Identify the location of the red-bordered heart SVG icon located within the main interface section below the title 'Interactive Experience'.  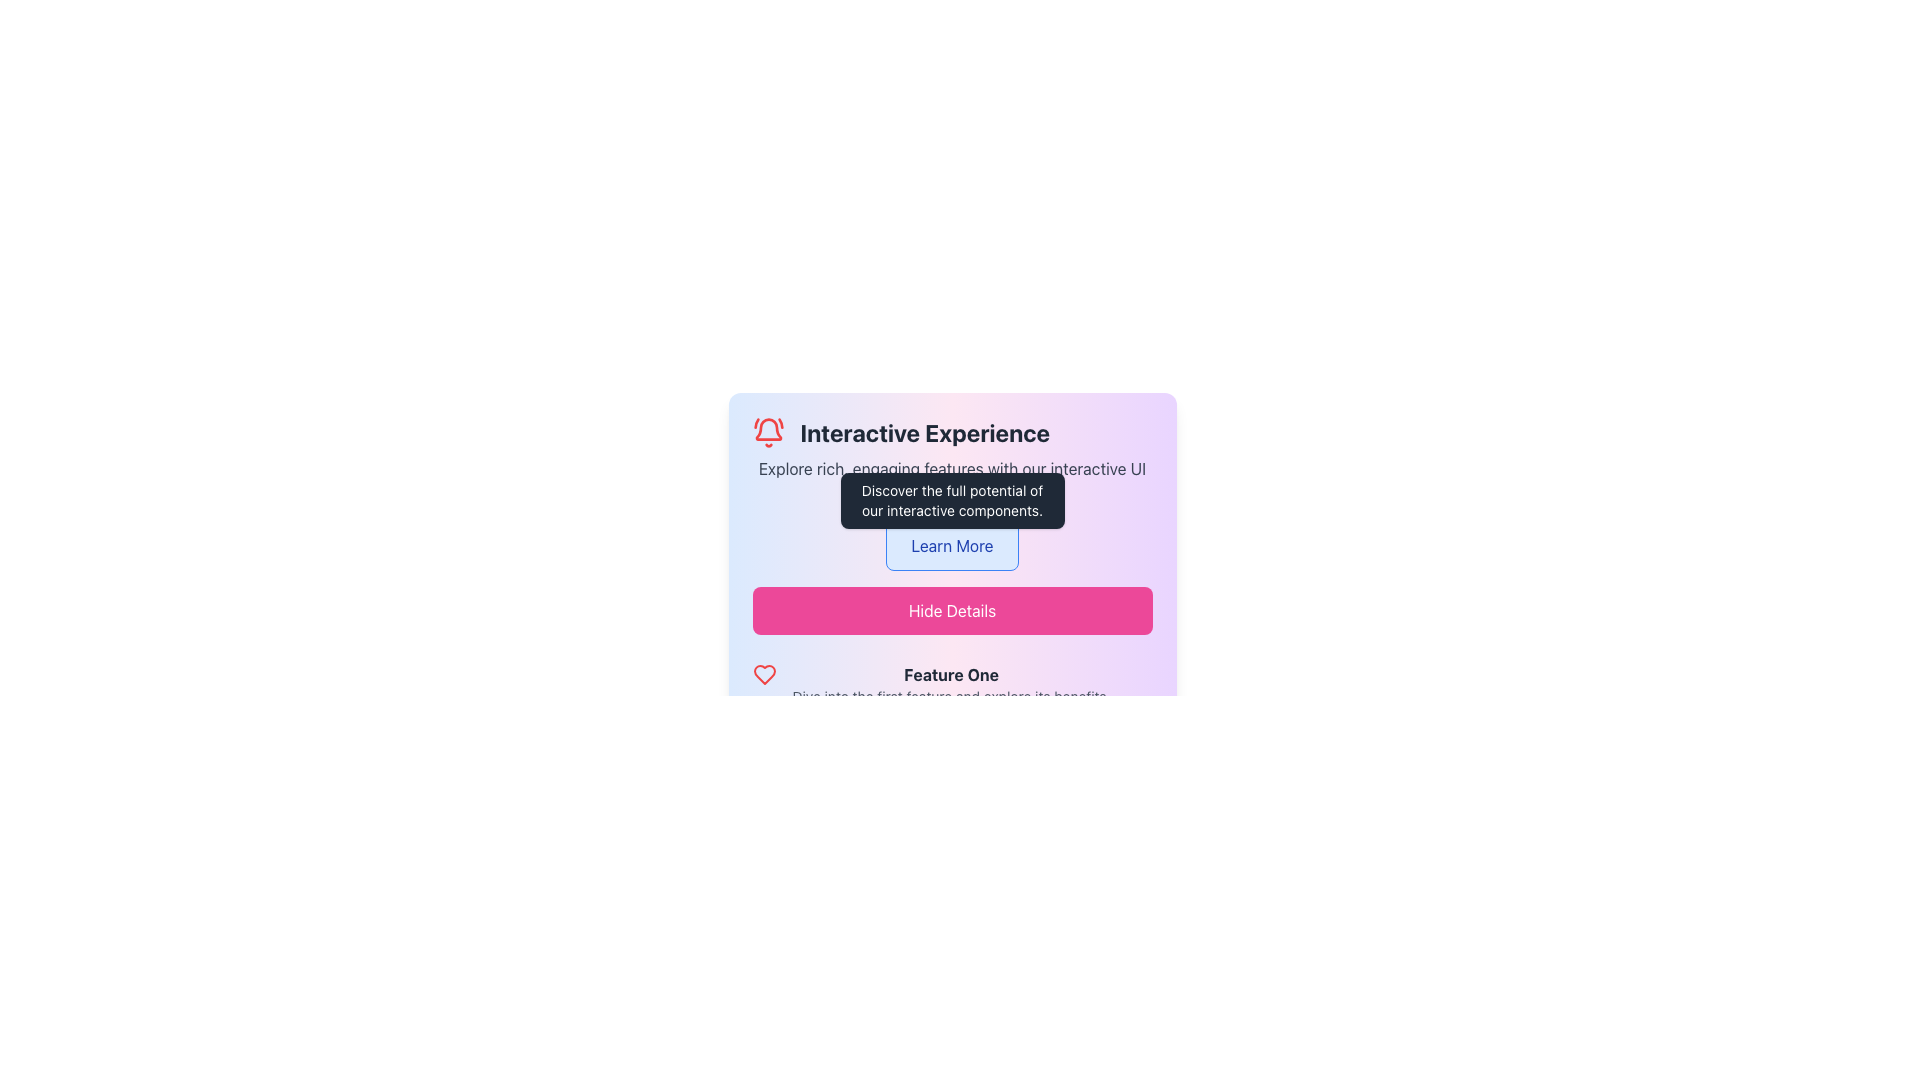
(763, 675).